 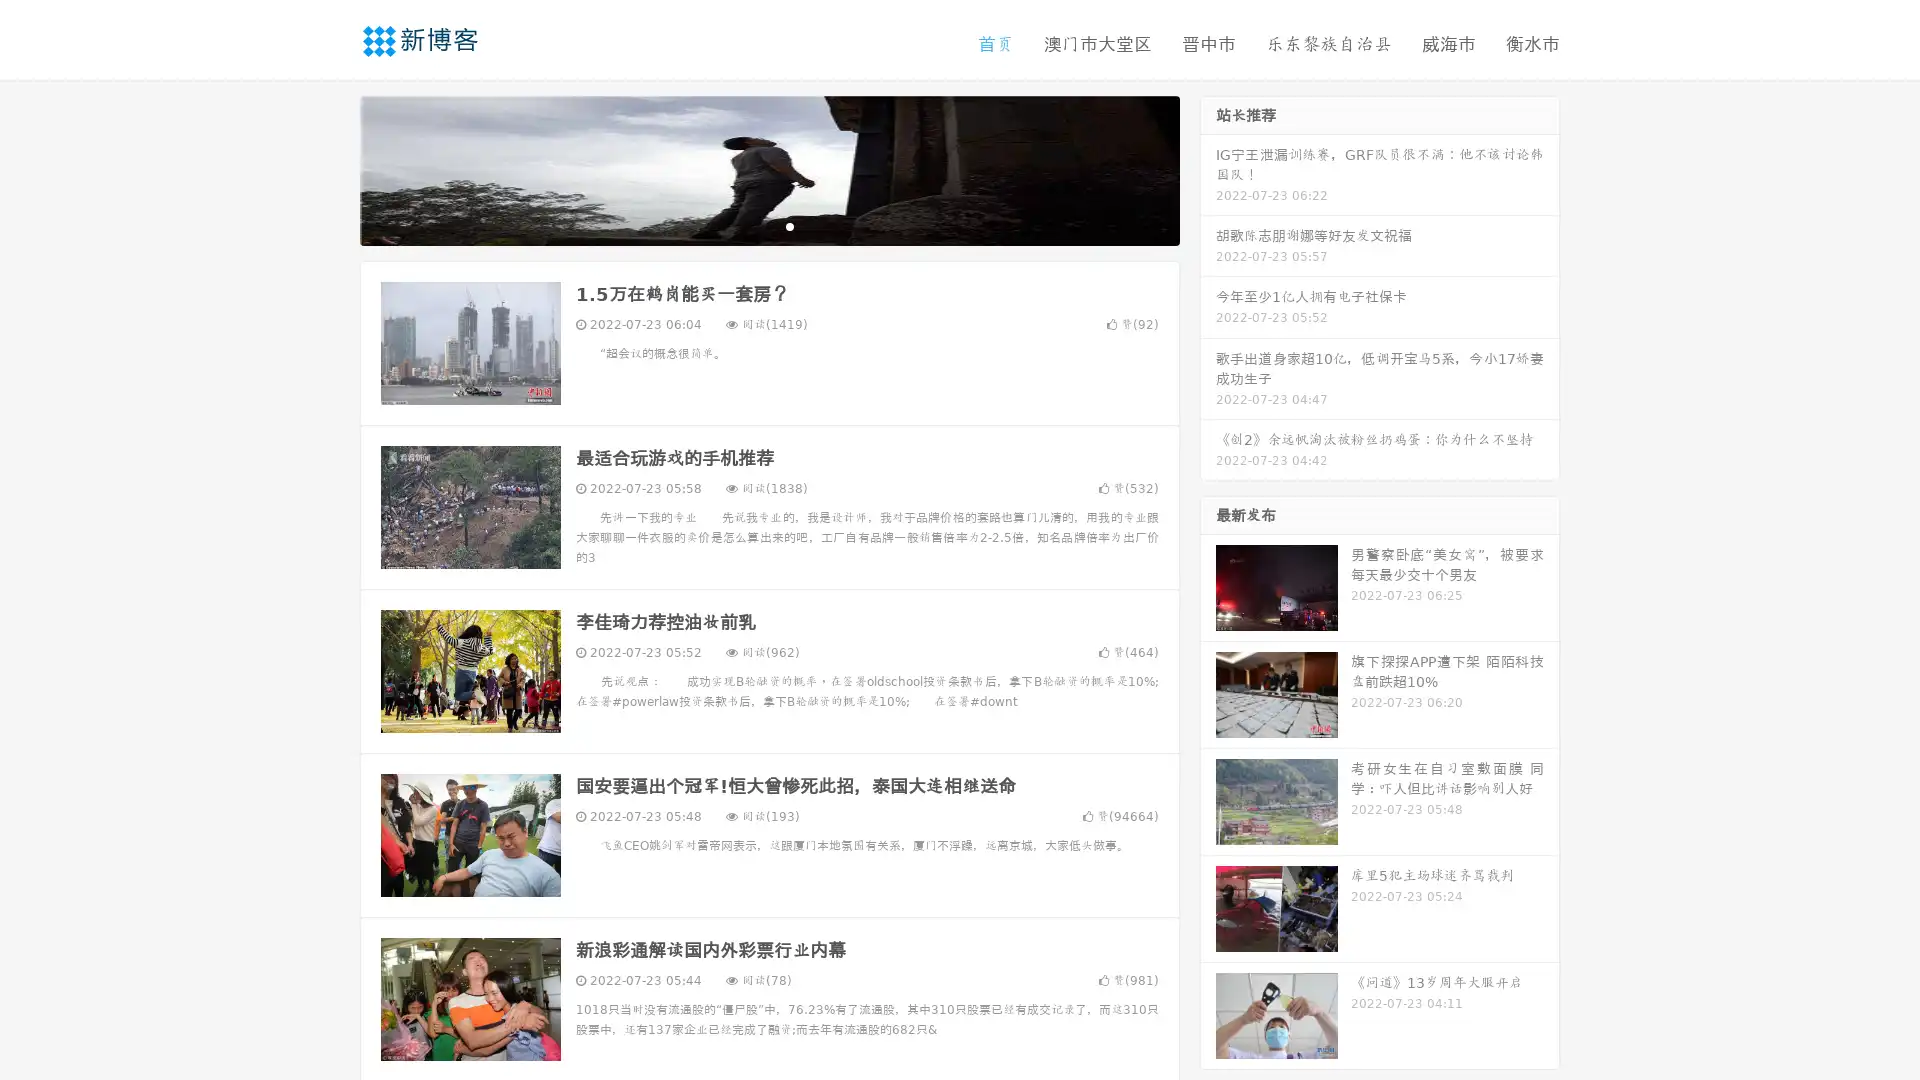 What do you see at coordinates (789, 225) in the screenshot?
I see `Go to slide 3` at bounding box center [789, 225].